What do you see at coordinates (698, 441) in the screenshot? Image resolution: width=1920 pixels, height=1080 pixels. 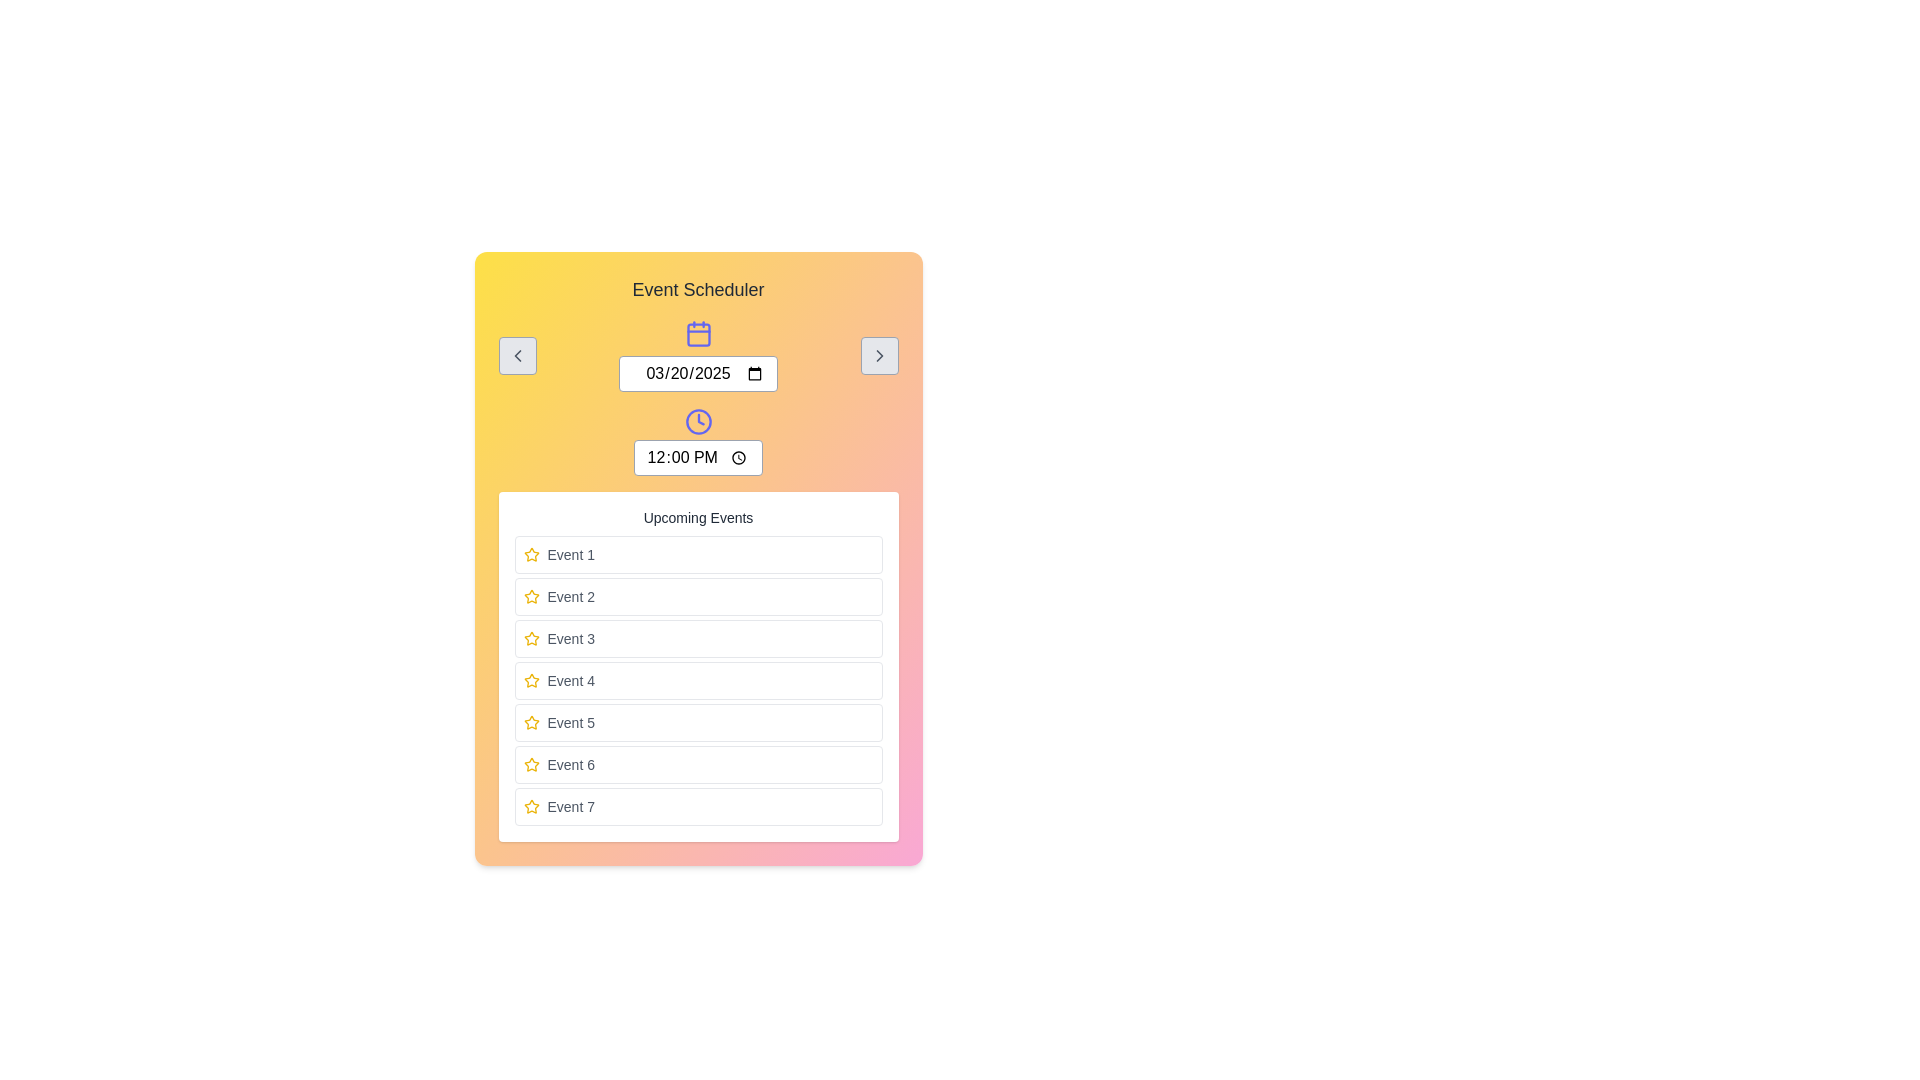 I see `the time input box located centrally within the 'Event Scheduler' card` at bounding box center [698, 441].